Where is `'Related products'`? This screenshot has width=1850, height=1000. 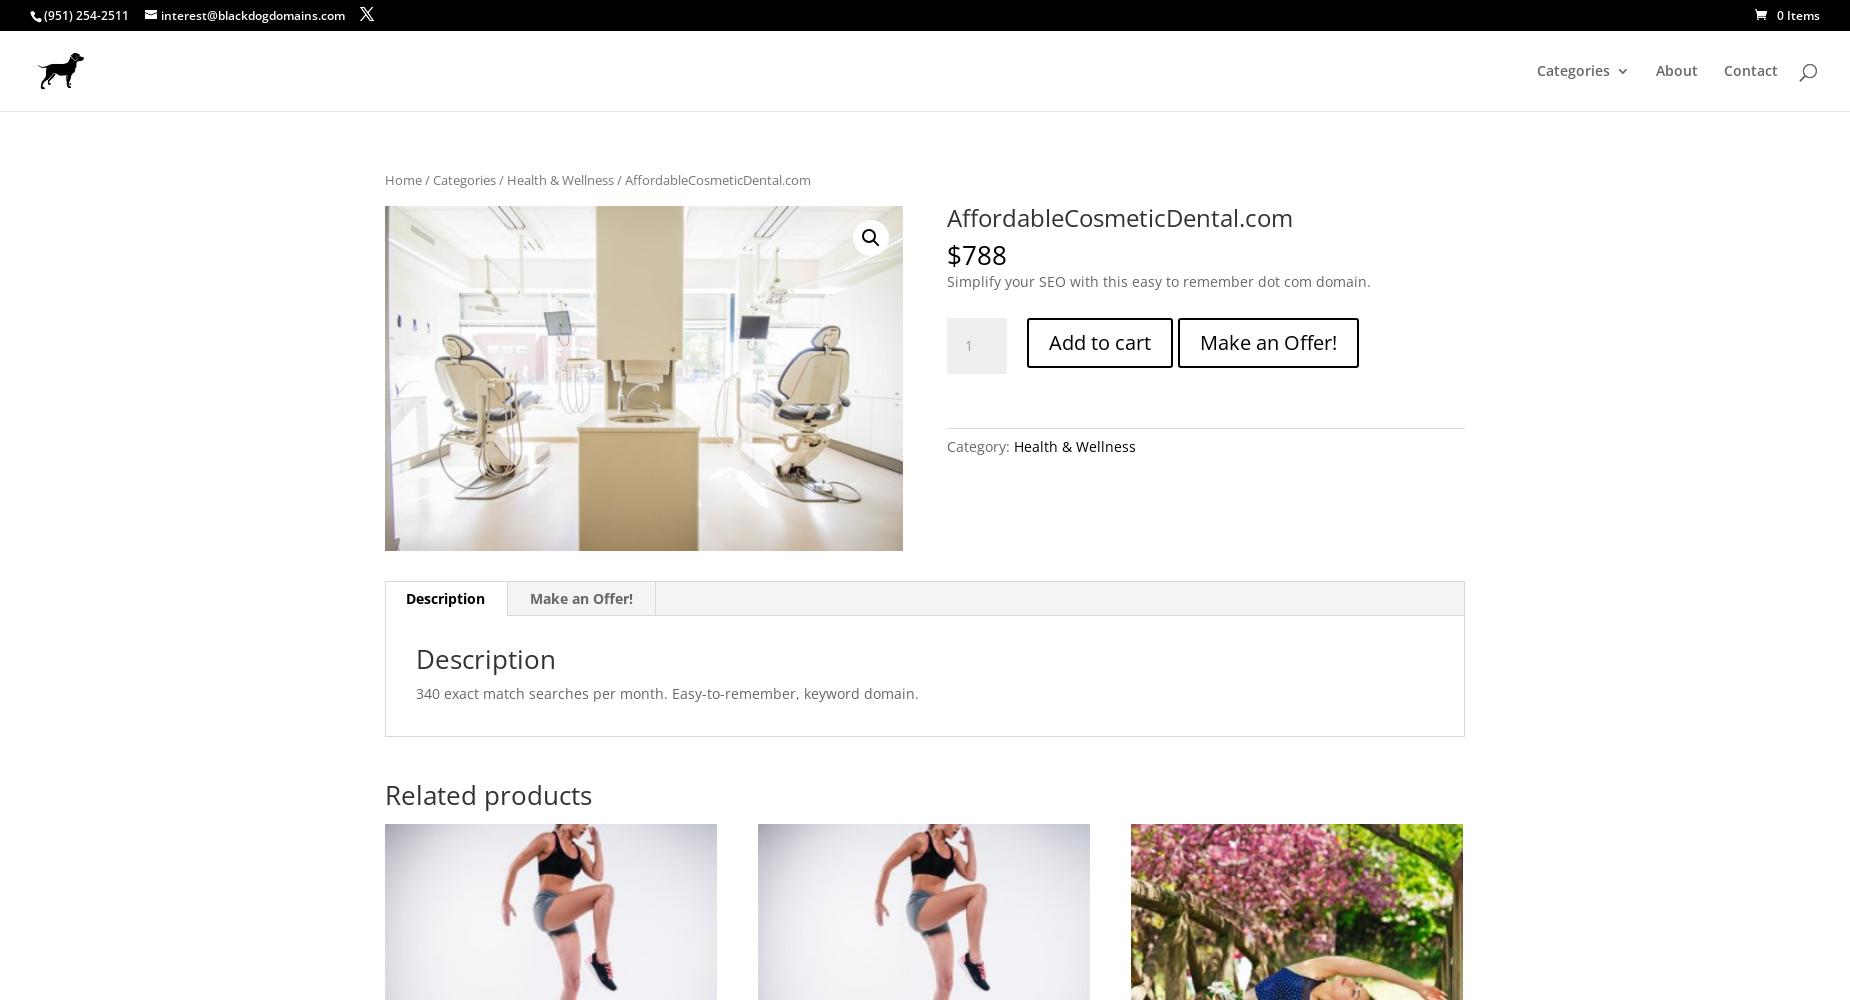
'Related products' is located at coordinates (383, 795).